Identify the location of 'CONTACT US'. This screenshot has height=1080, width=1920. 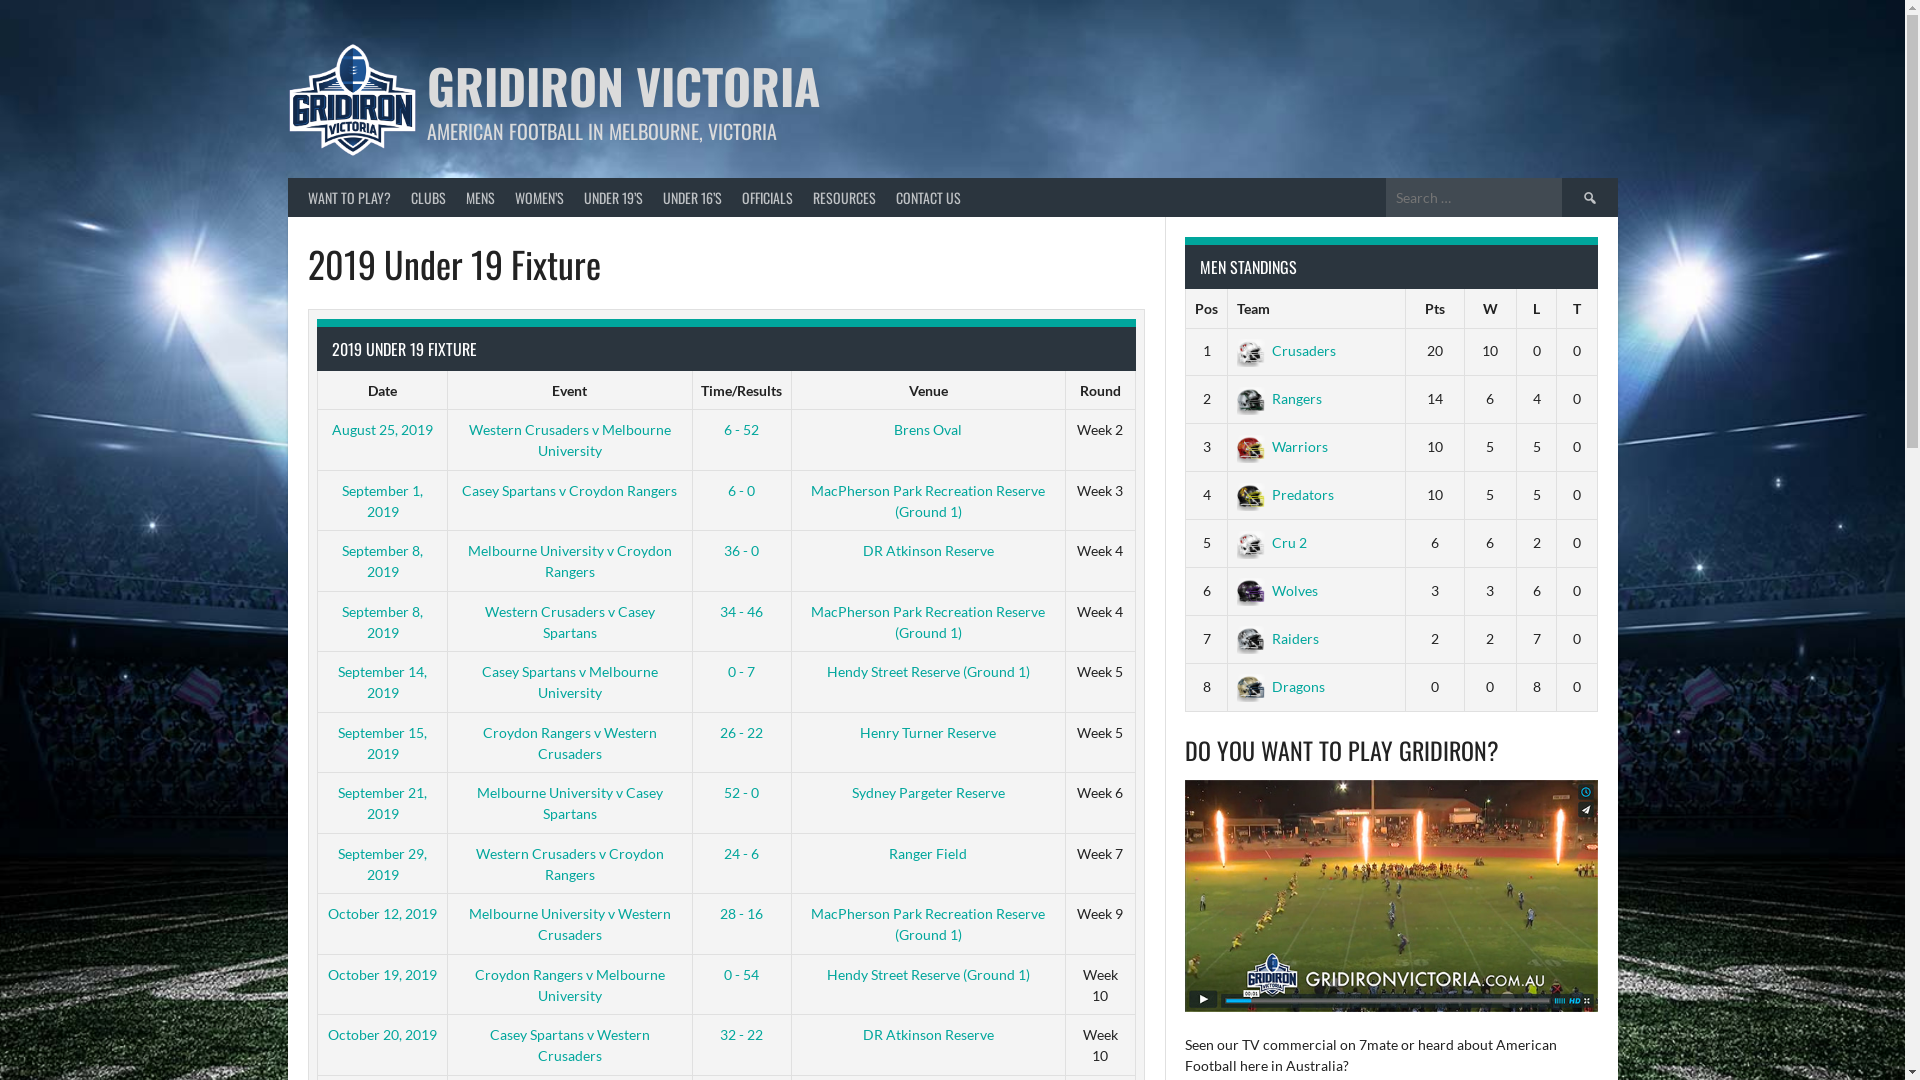
(927, 197).